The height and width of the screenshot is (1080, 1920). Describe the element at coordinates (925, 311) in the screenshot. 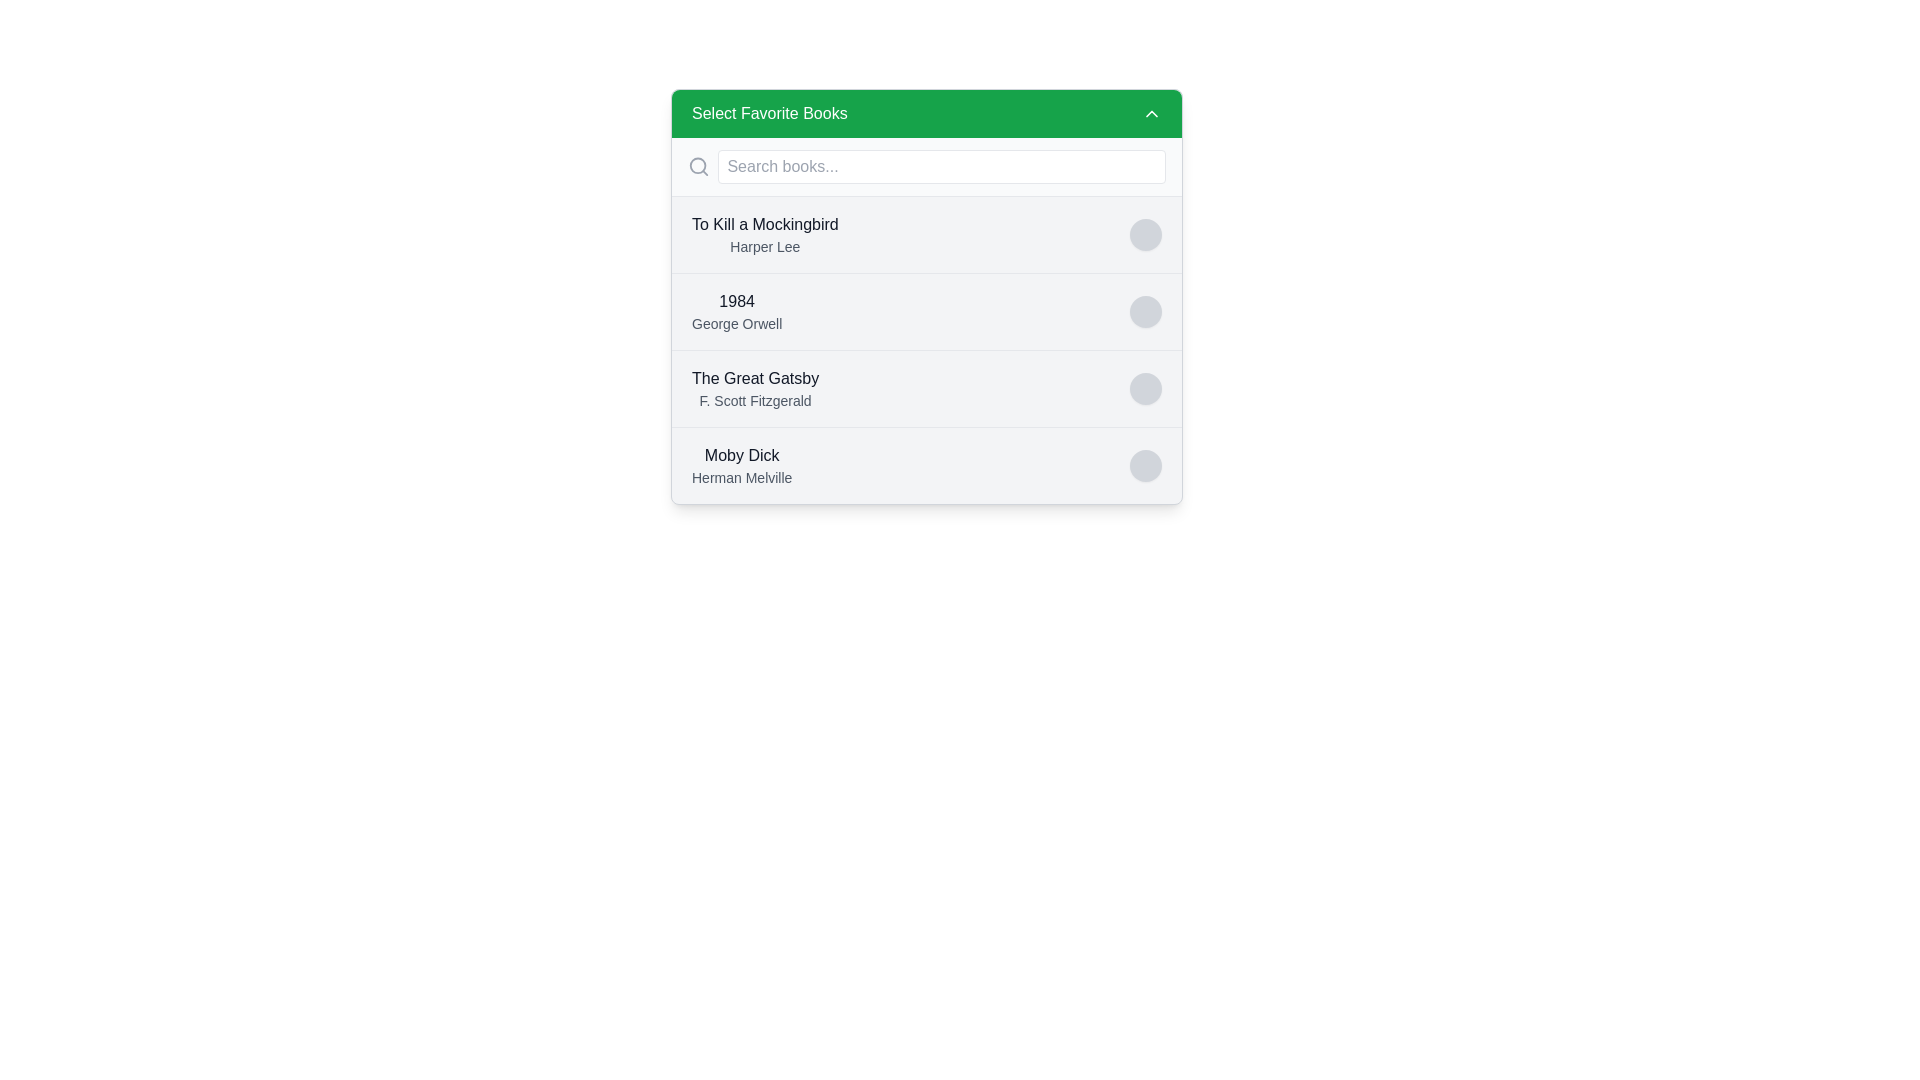

I see `the circular button associated with the book entry '1984' by George Orwell, which is the second item in the list of books` at that location.